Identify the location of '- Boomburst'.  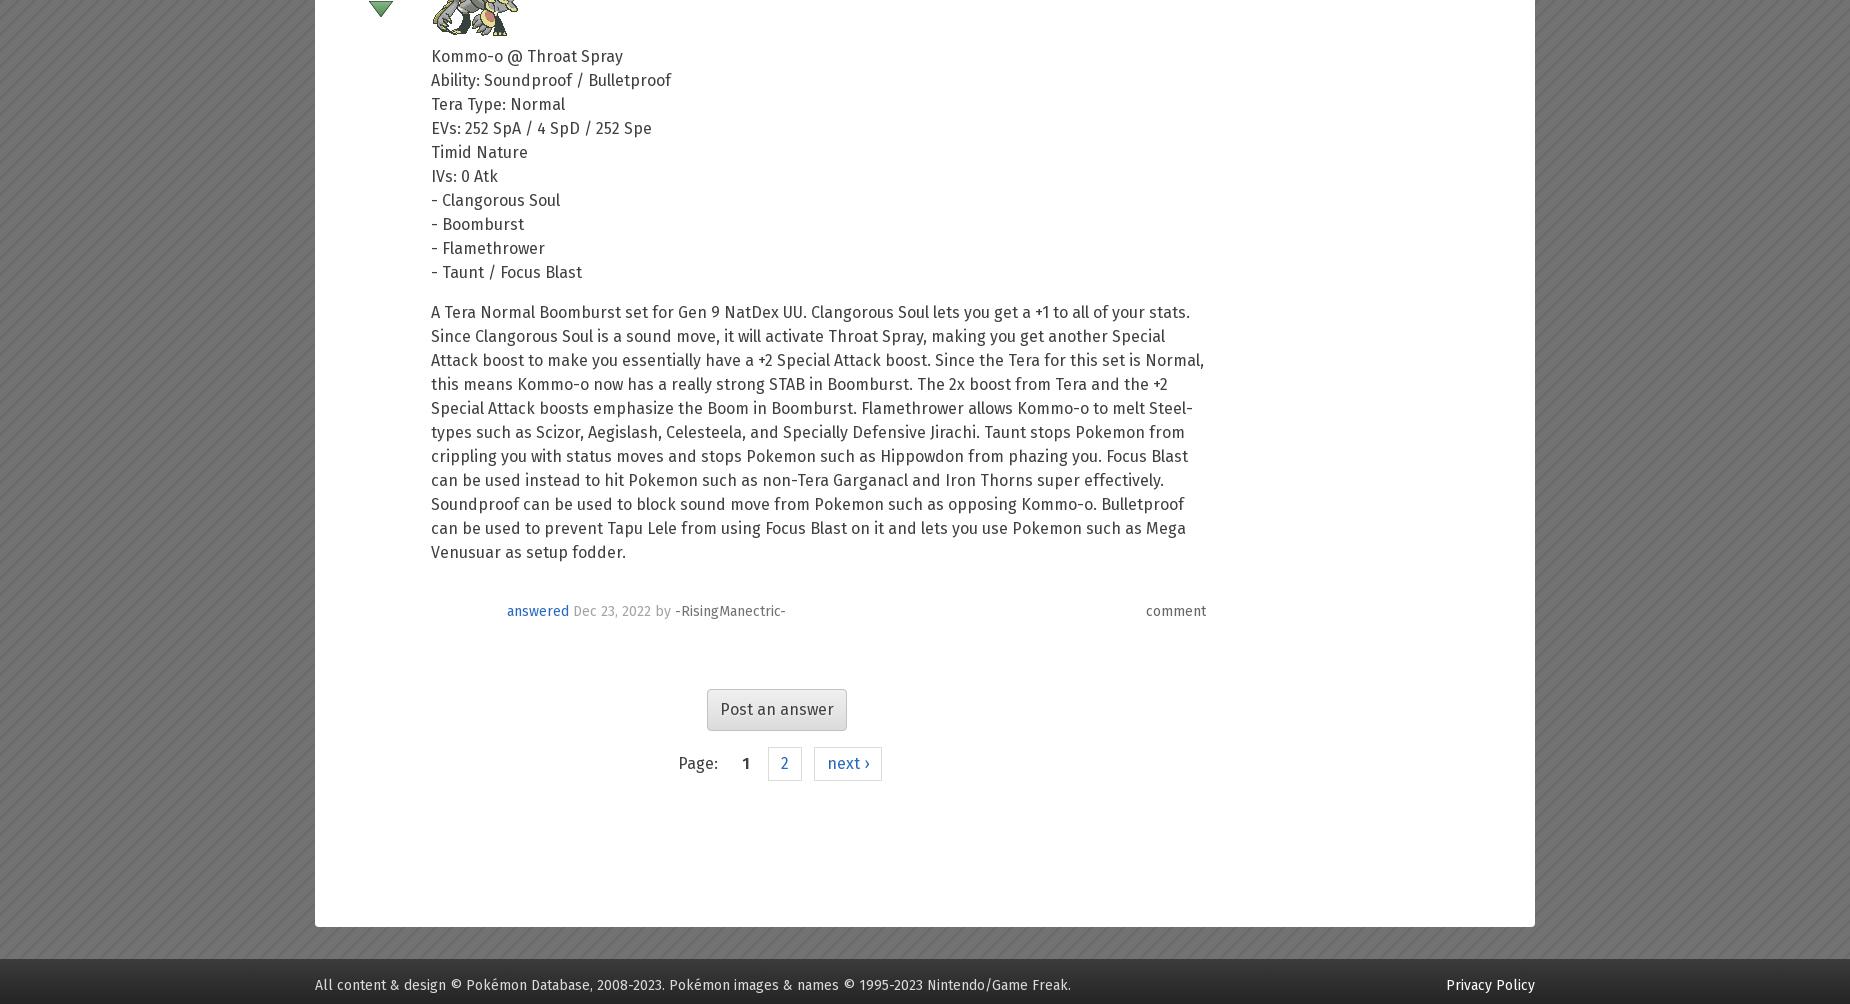
(477, 223).